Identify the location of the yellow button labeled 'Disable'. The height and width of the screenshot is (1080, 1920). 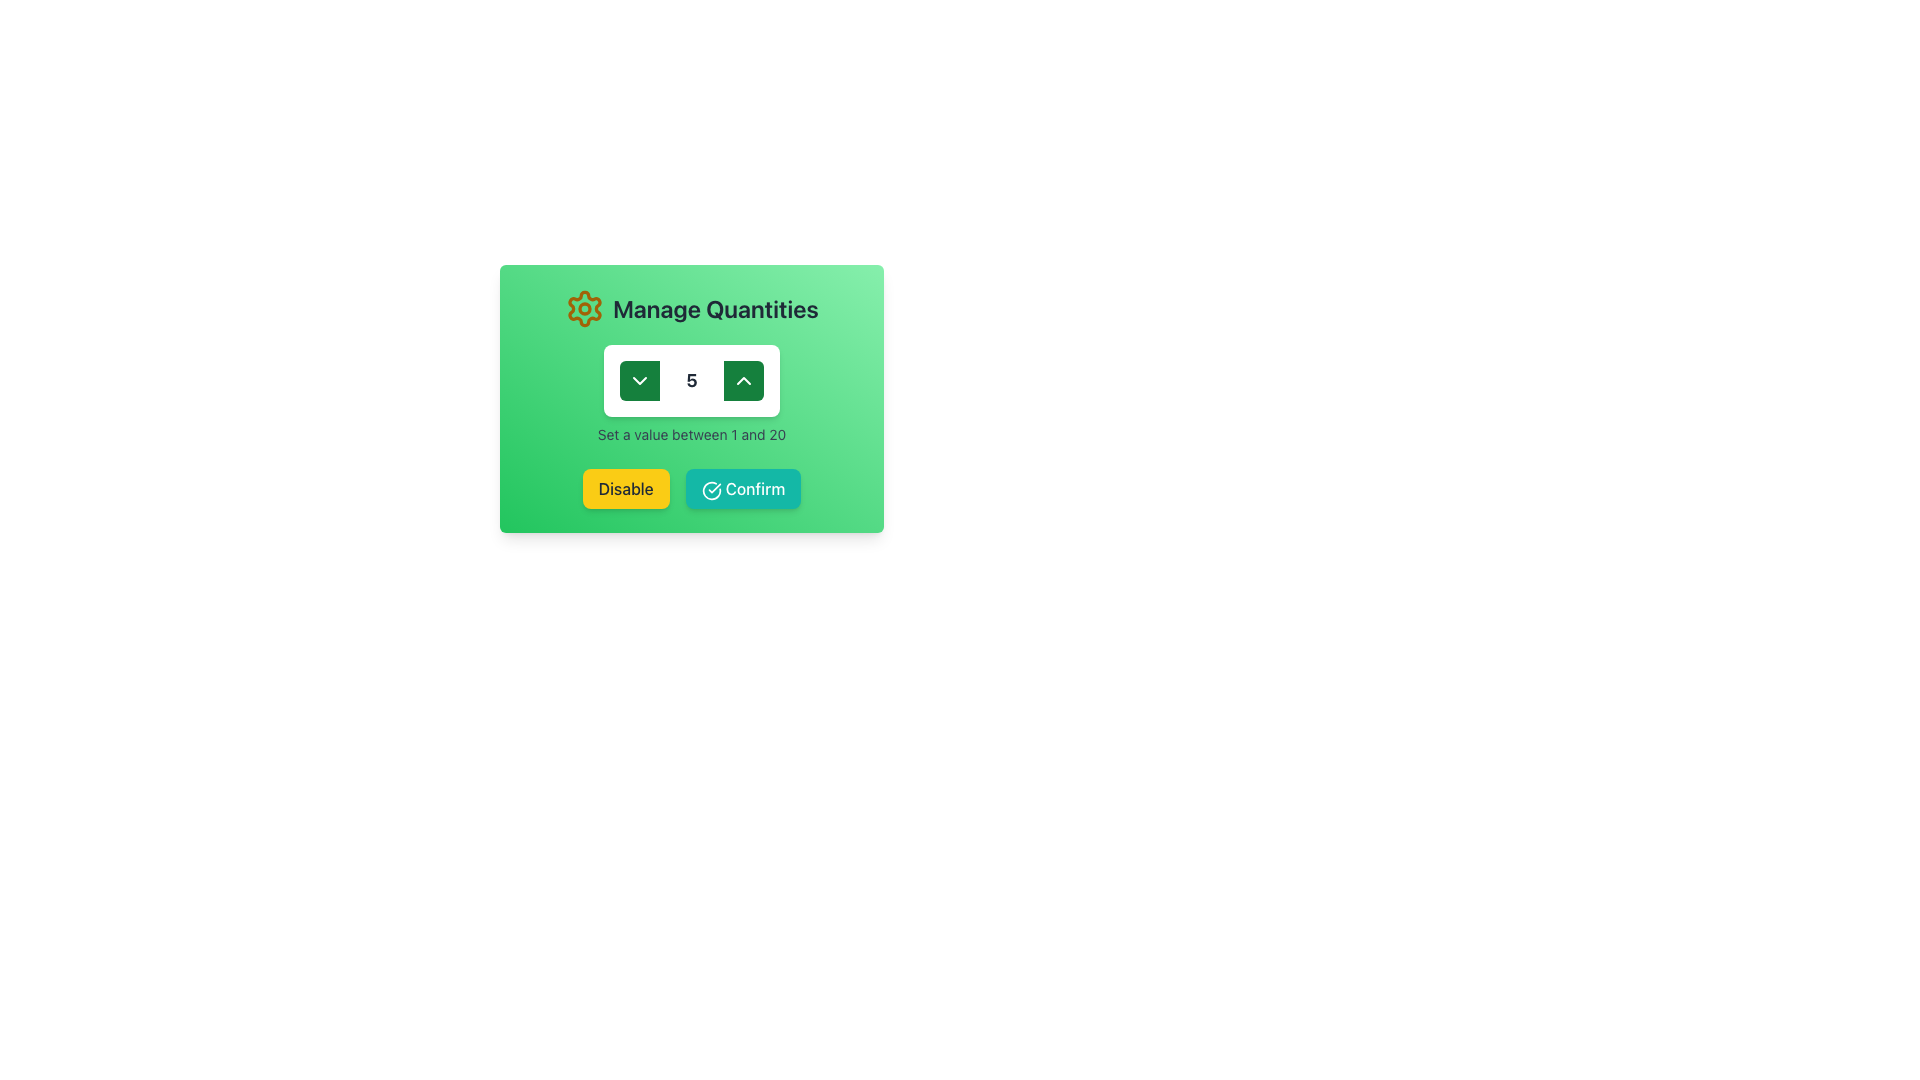
(624, 489).